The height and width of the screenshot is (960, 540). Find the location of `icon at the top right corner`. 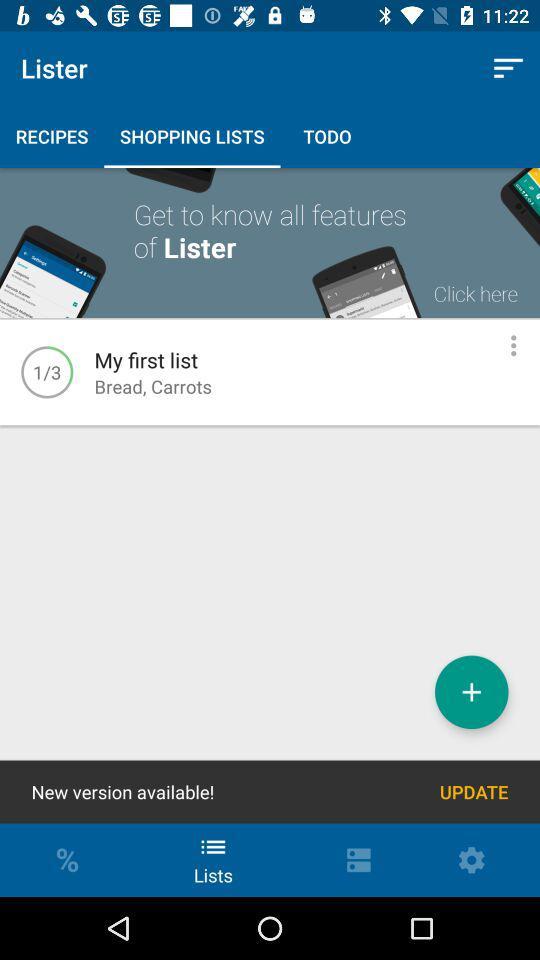

icon at the top right corner is located at coordinates (508, 68).